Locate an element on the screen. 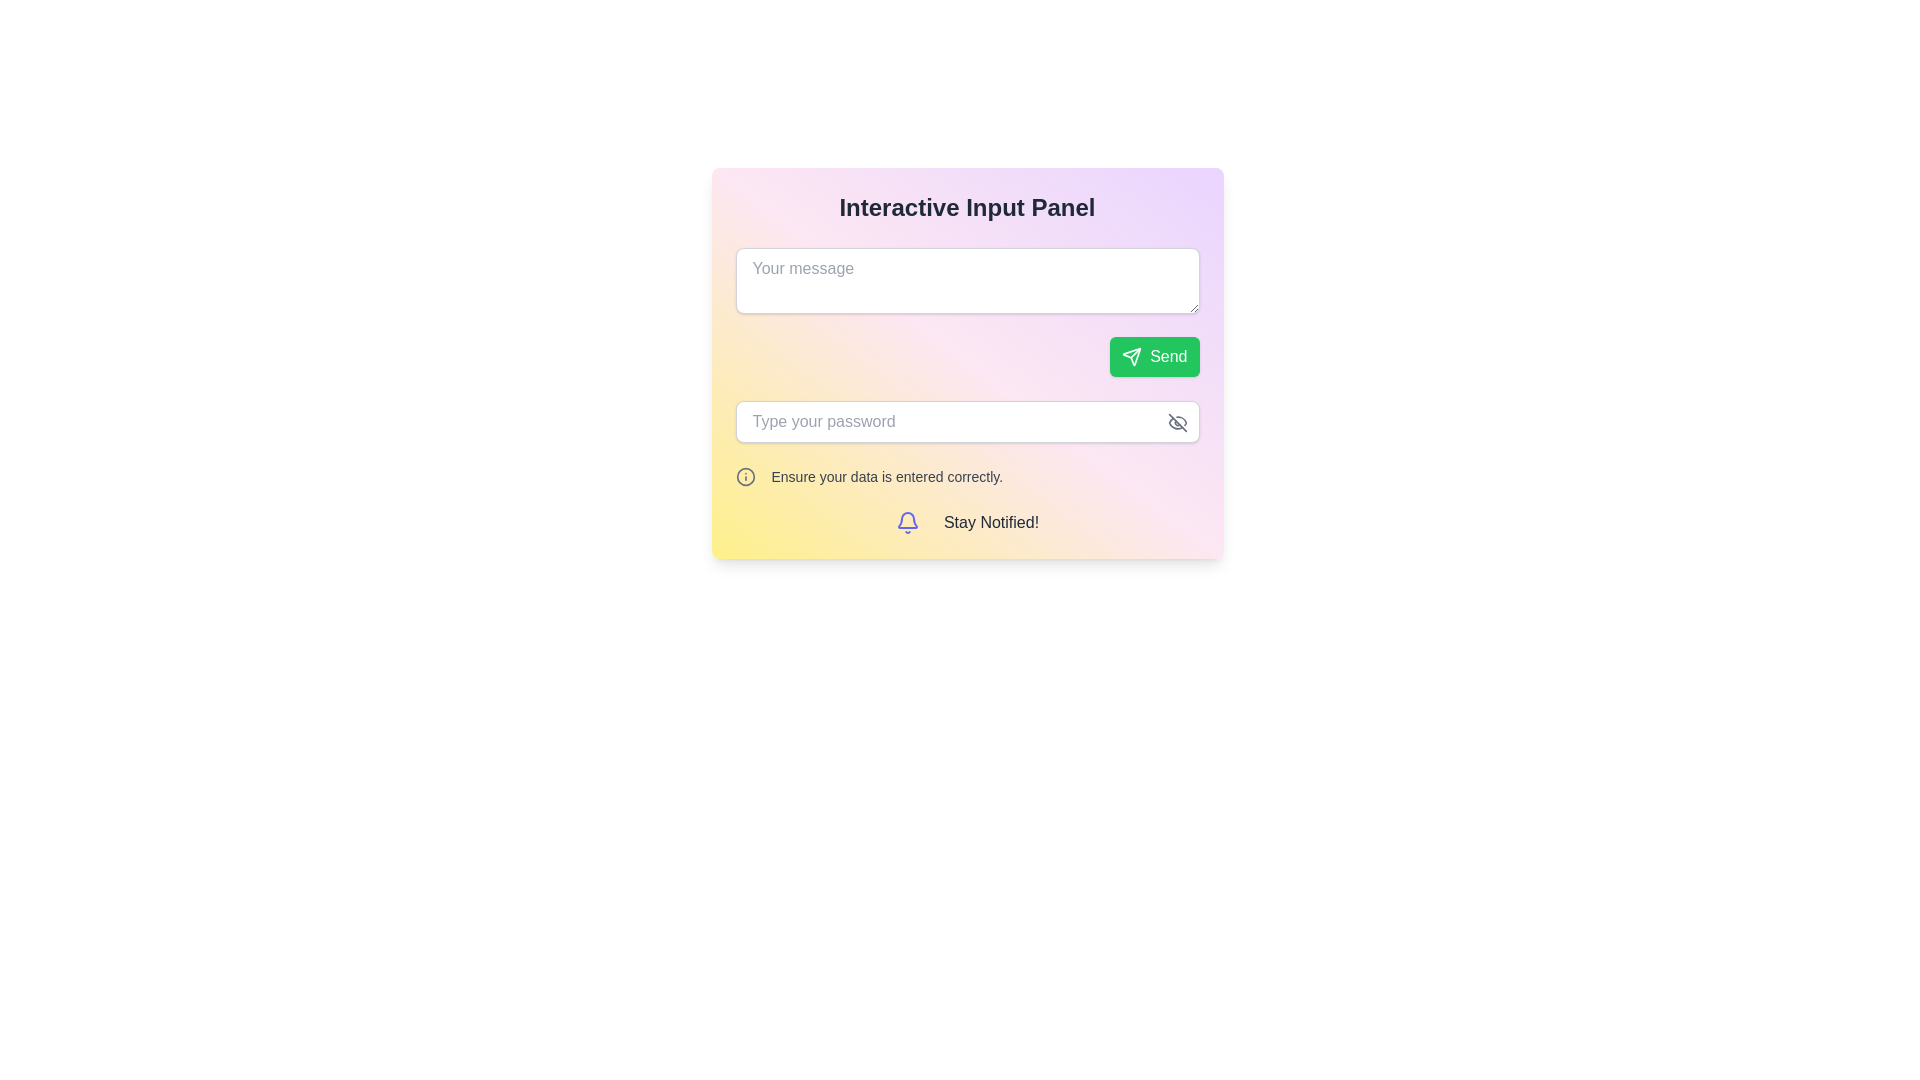 The image size is (1920, 1080). the icon button in the top-right corner of the password input field is located at coordinates (1177, 422).